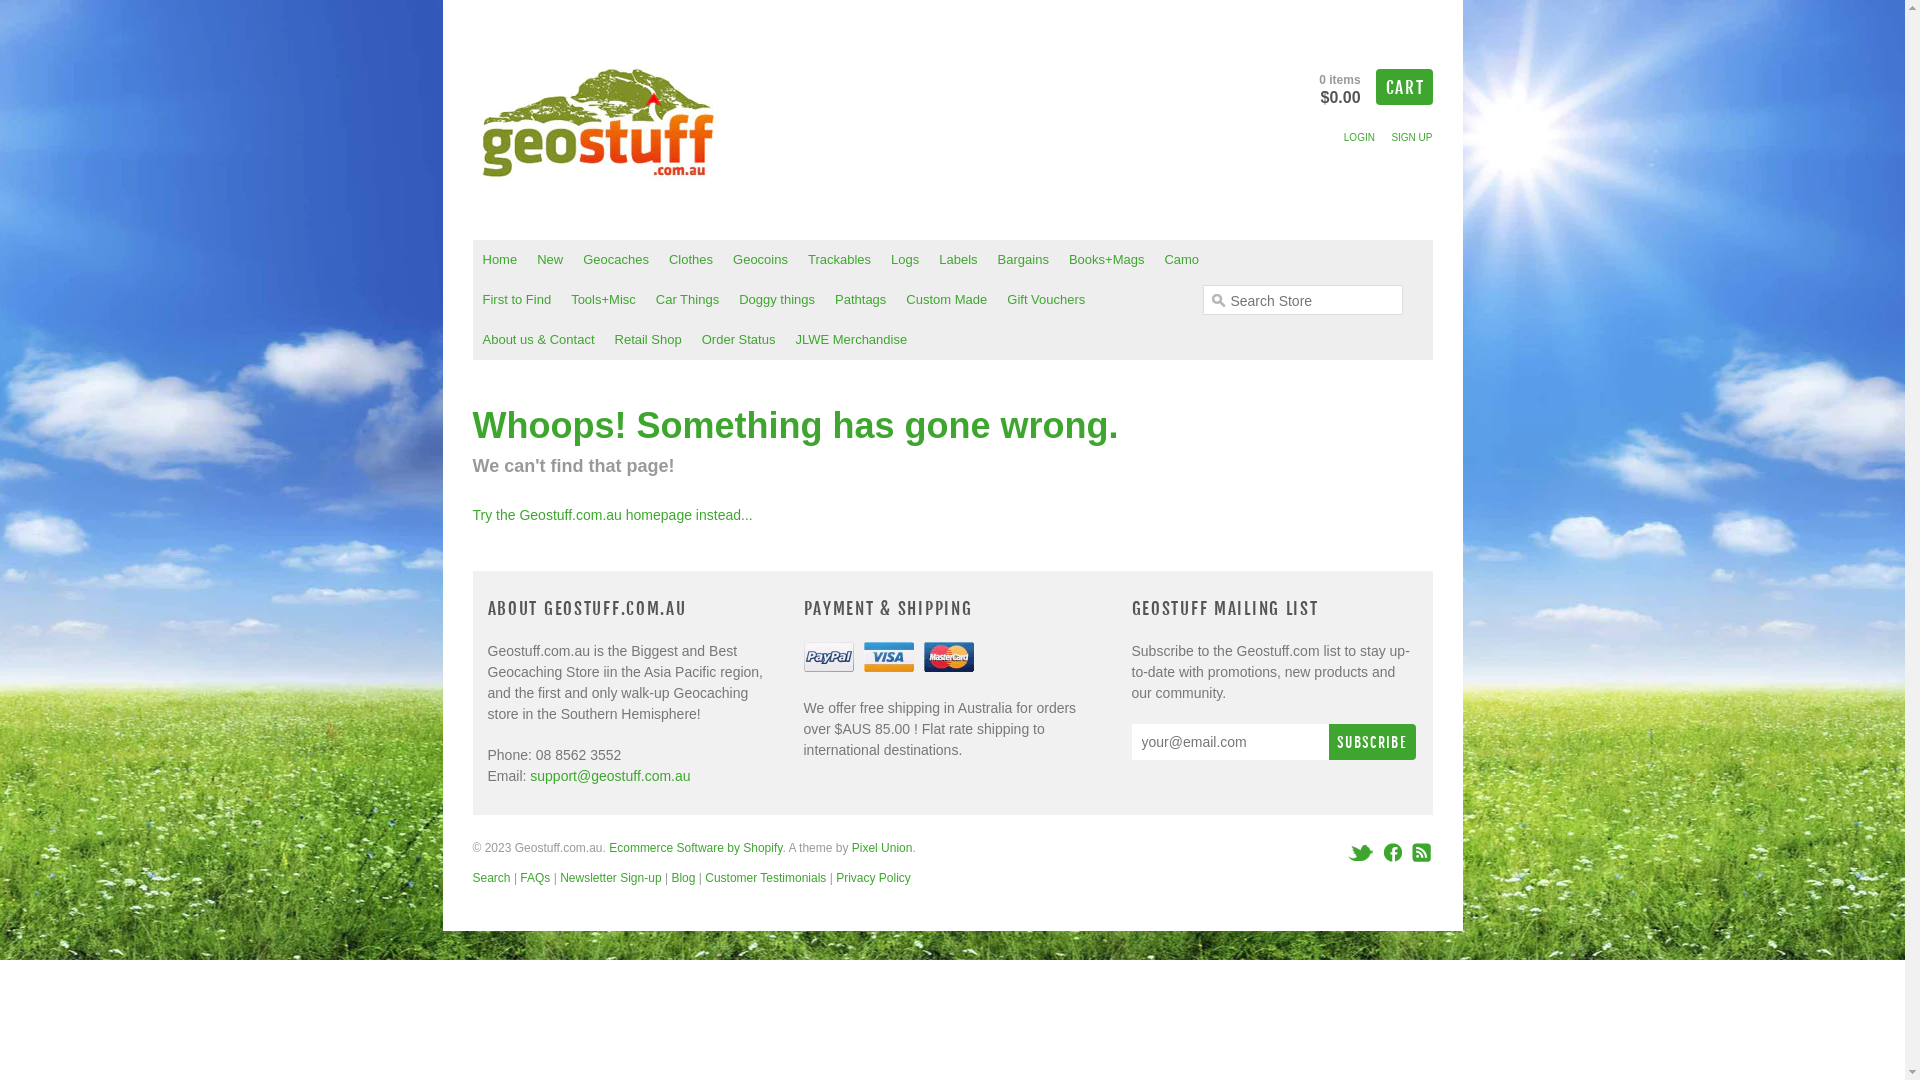  Describe the element at coordinates (1403, 86) in the screenshot. I see `'CART'` at that location.